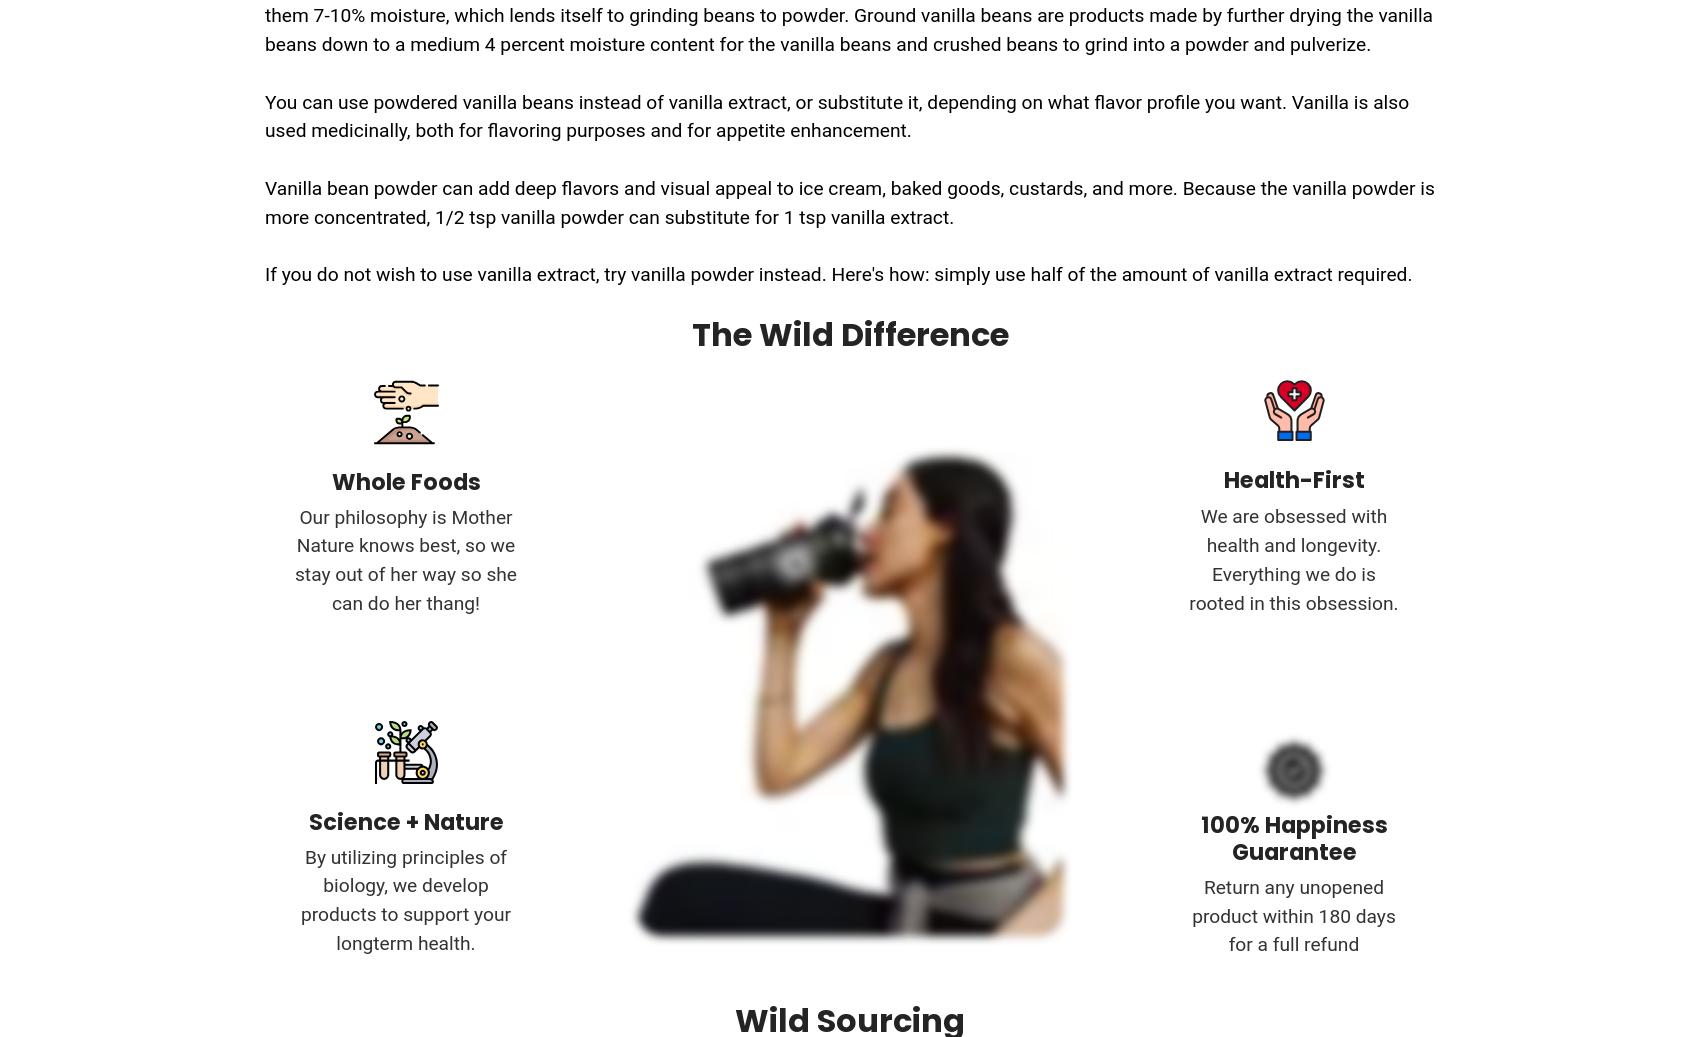 The image size is (1700, 1037). Describe the element at coordinates (1293, 837) in the screenshot. I see `'100% Happiness Guarantee'` at that location.